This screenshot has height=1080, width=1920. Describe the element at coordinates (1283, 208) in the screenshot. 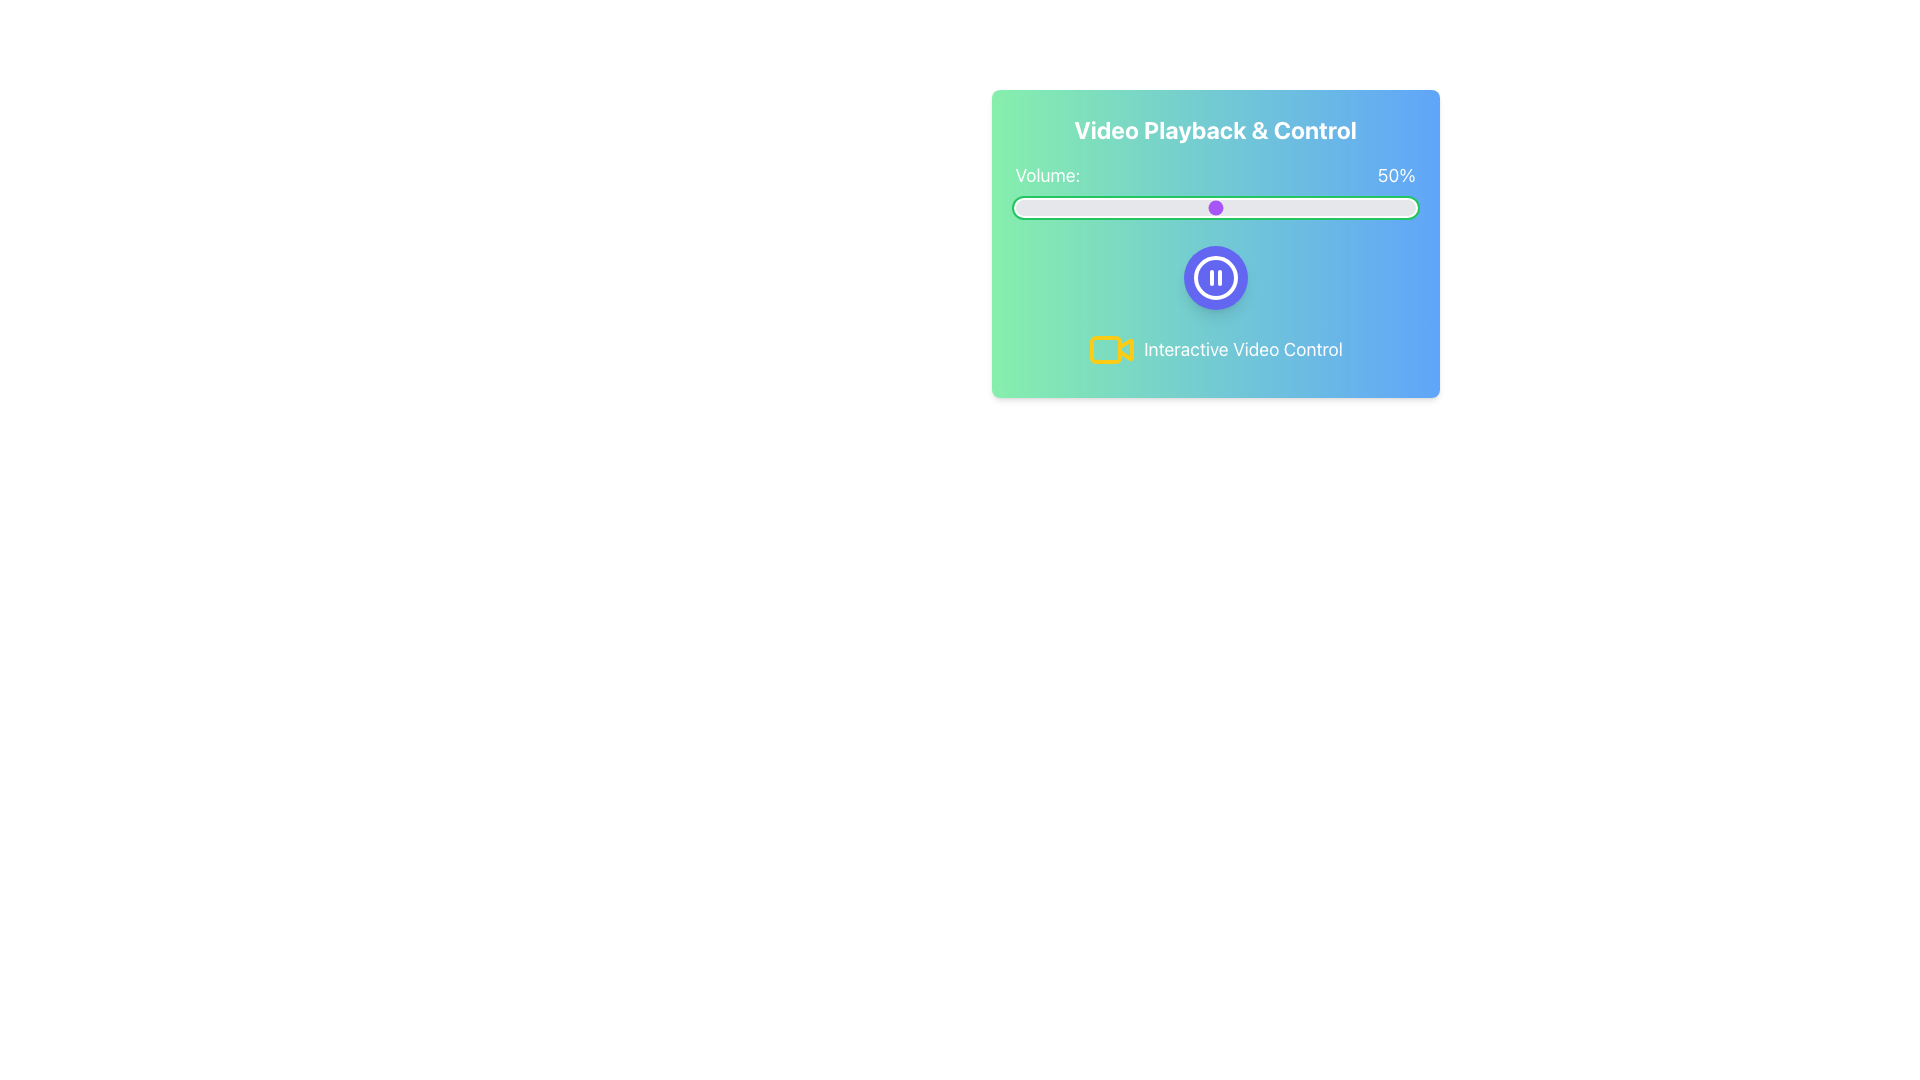

I see `the volume` at that location.